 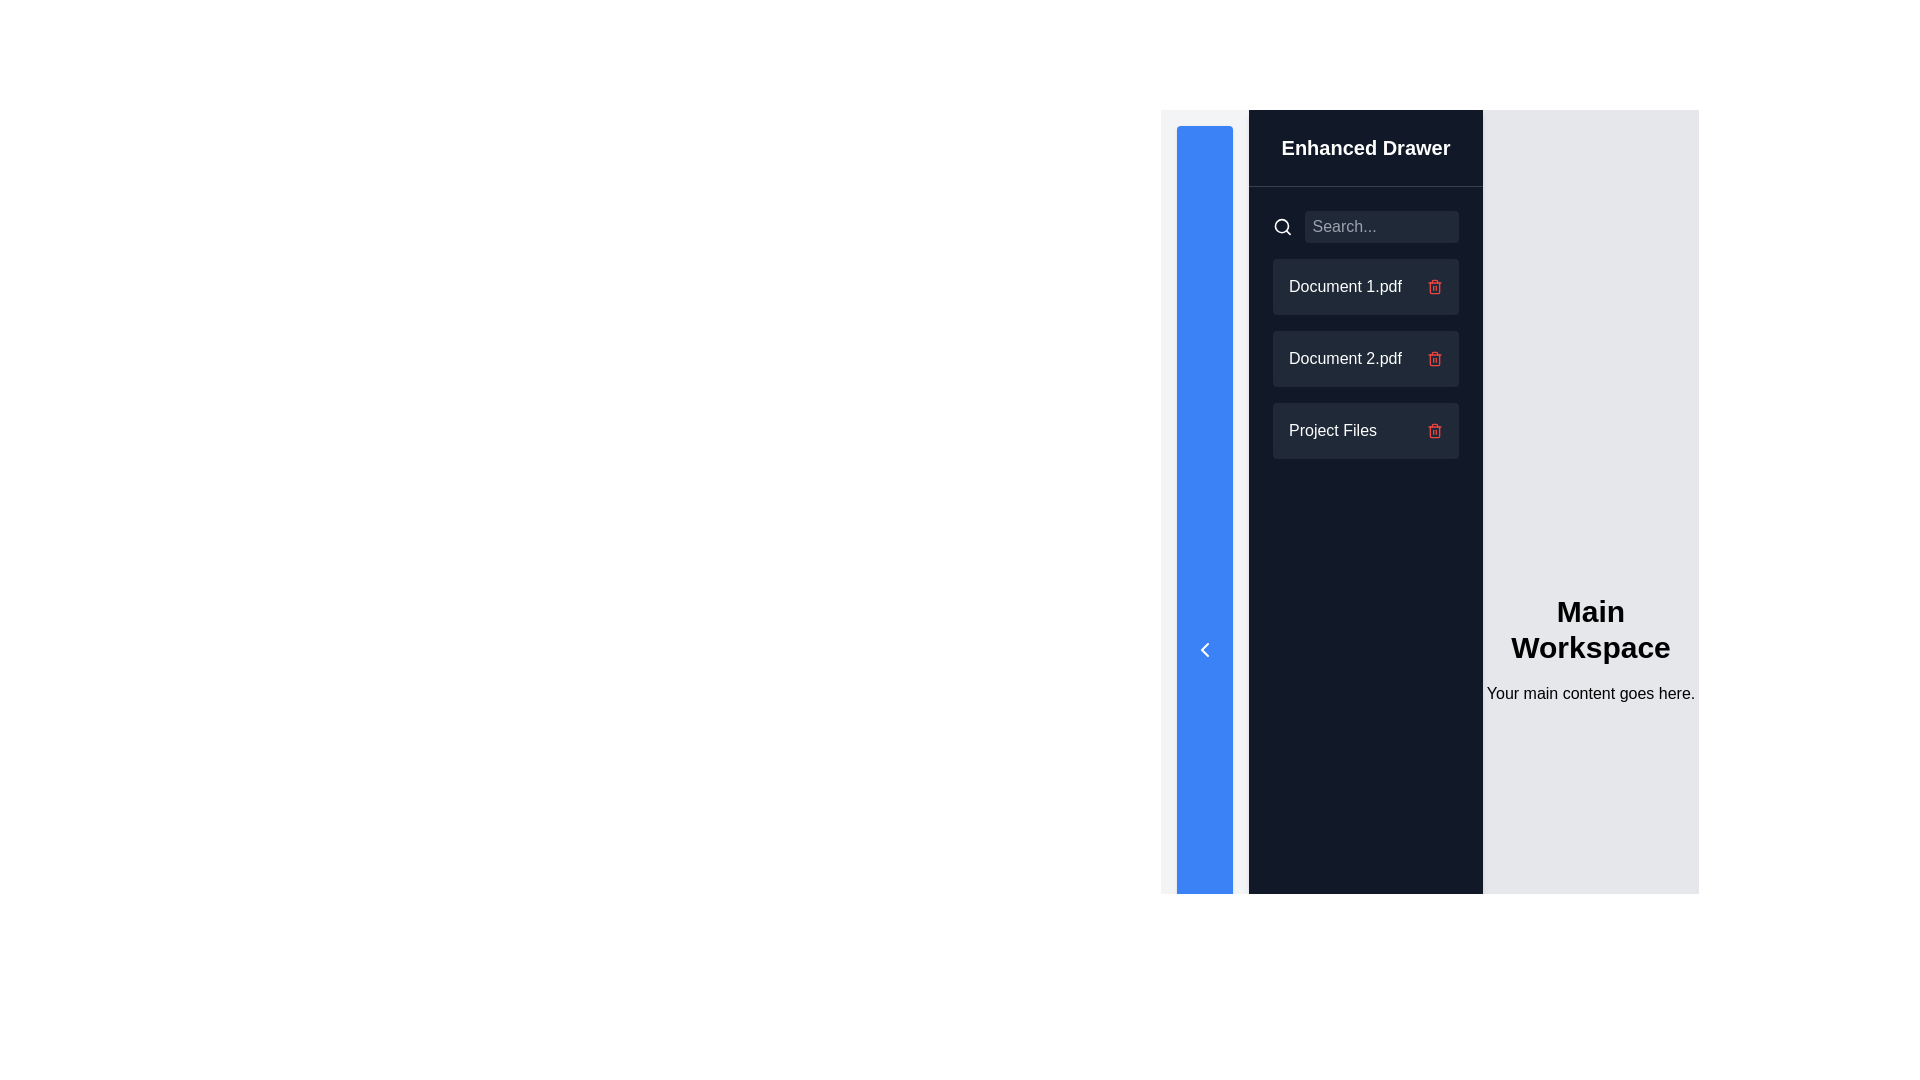 I want to click on the trash bin icon button associated with 'Document 1.pdf', so click(x=1434, y=286).